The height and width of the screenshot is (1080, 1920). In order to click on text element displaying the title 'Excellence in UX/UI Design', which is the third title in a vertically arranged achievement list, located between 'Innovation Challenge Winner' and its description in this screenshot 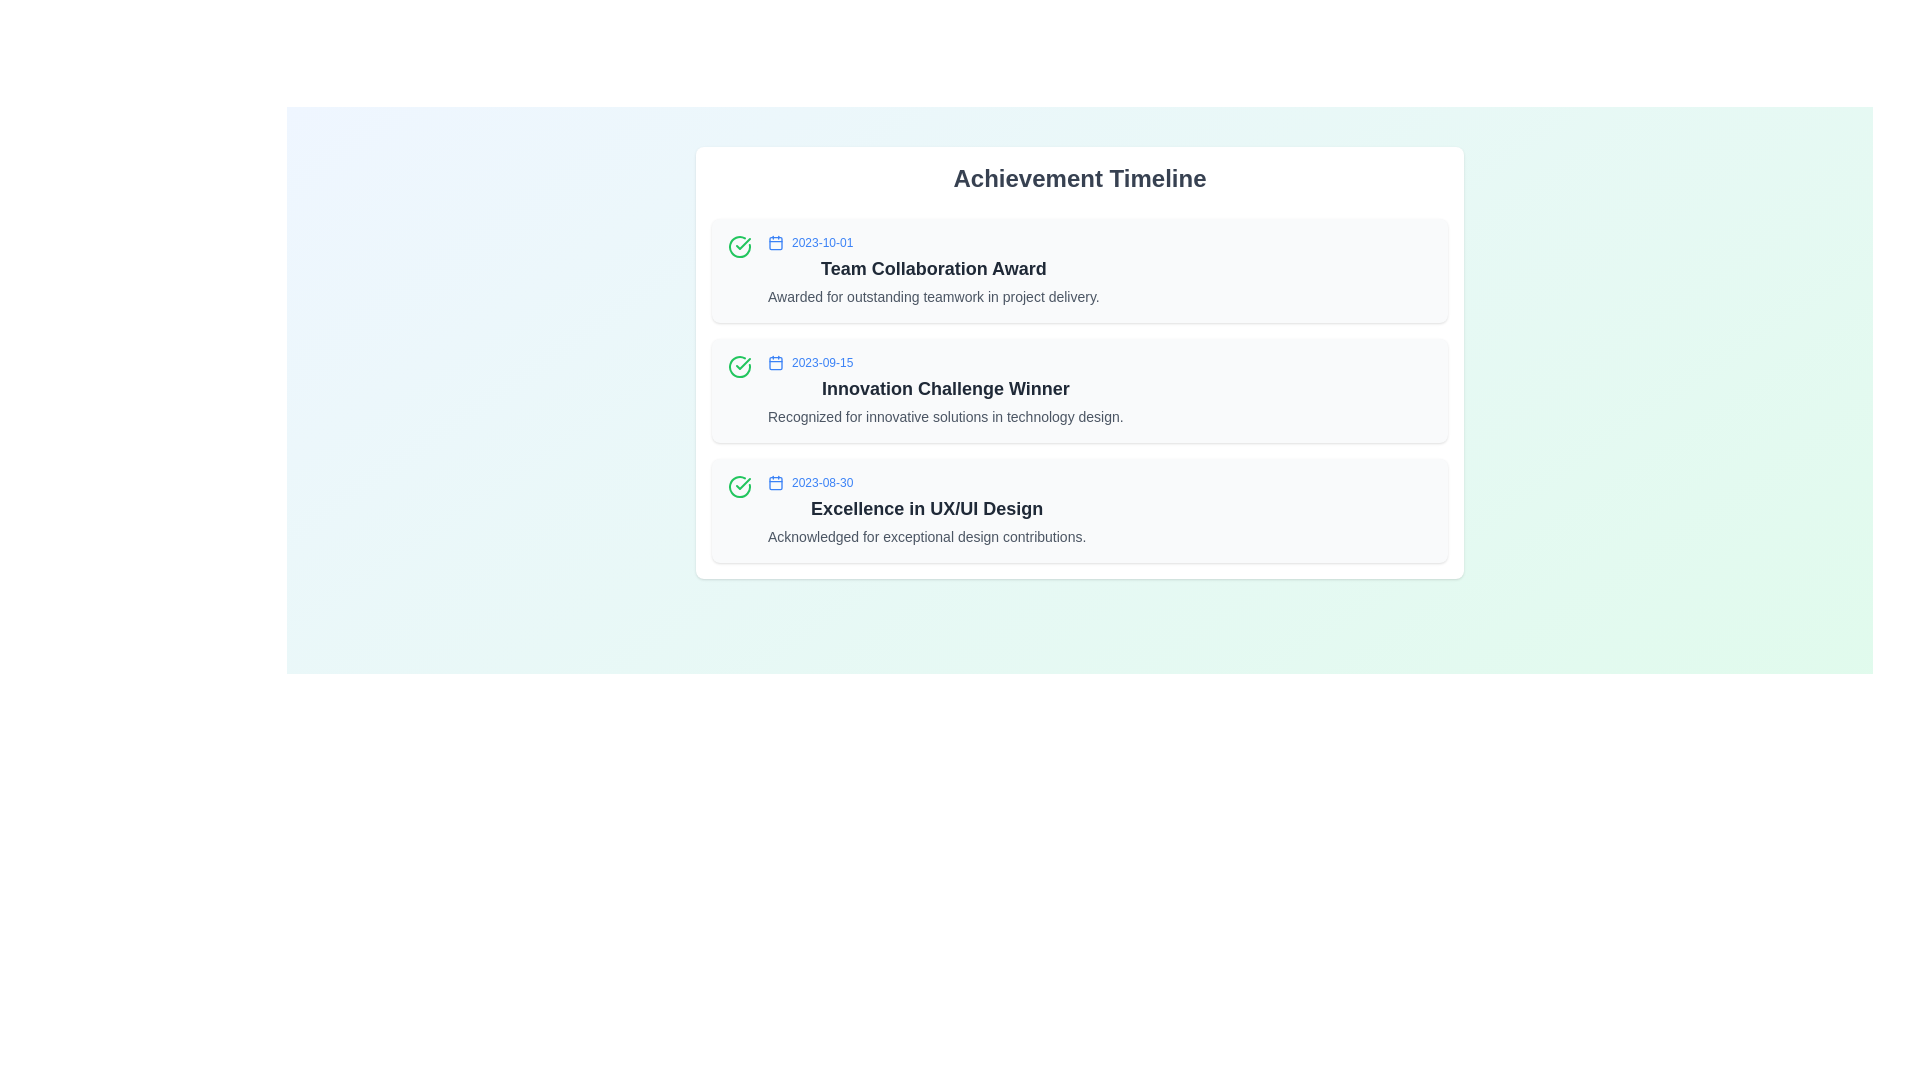, I will do `click(926, 508)`.